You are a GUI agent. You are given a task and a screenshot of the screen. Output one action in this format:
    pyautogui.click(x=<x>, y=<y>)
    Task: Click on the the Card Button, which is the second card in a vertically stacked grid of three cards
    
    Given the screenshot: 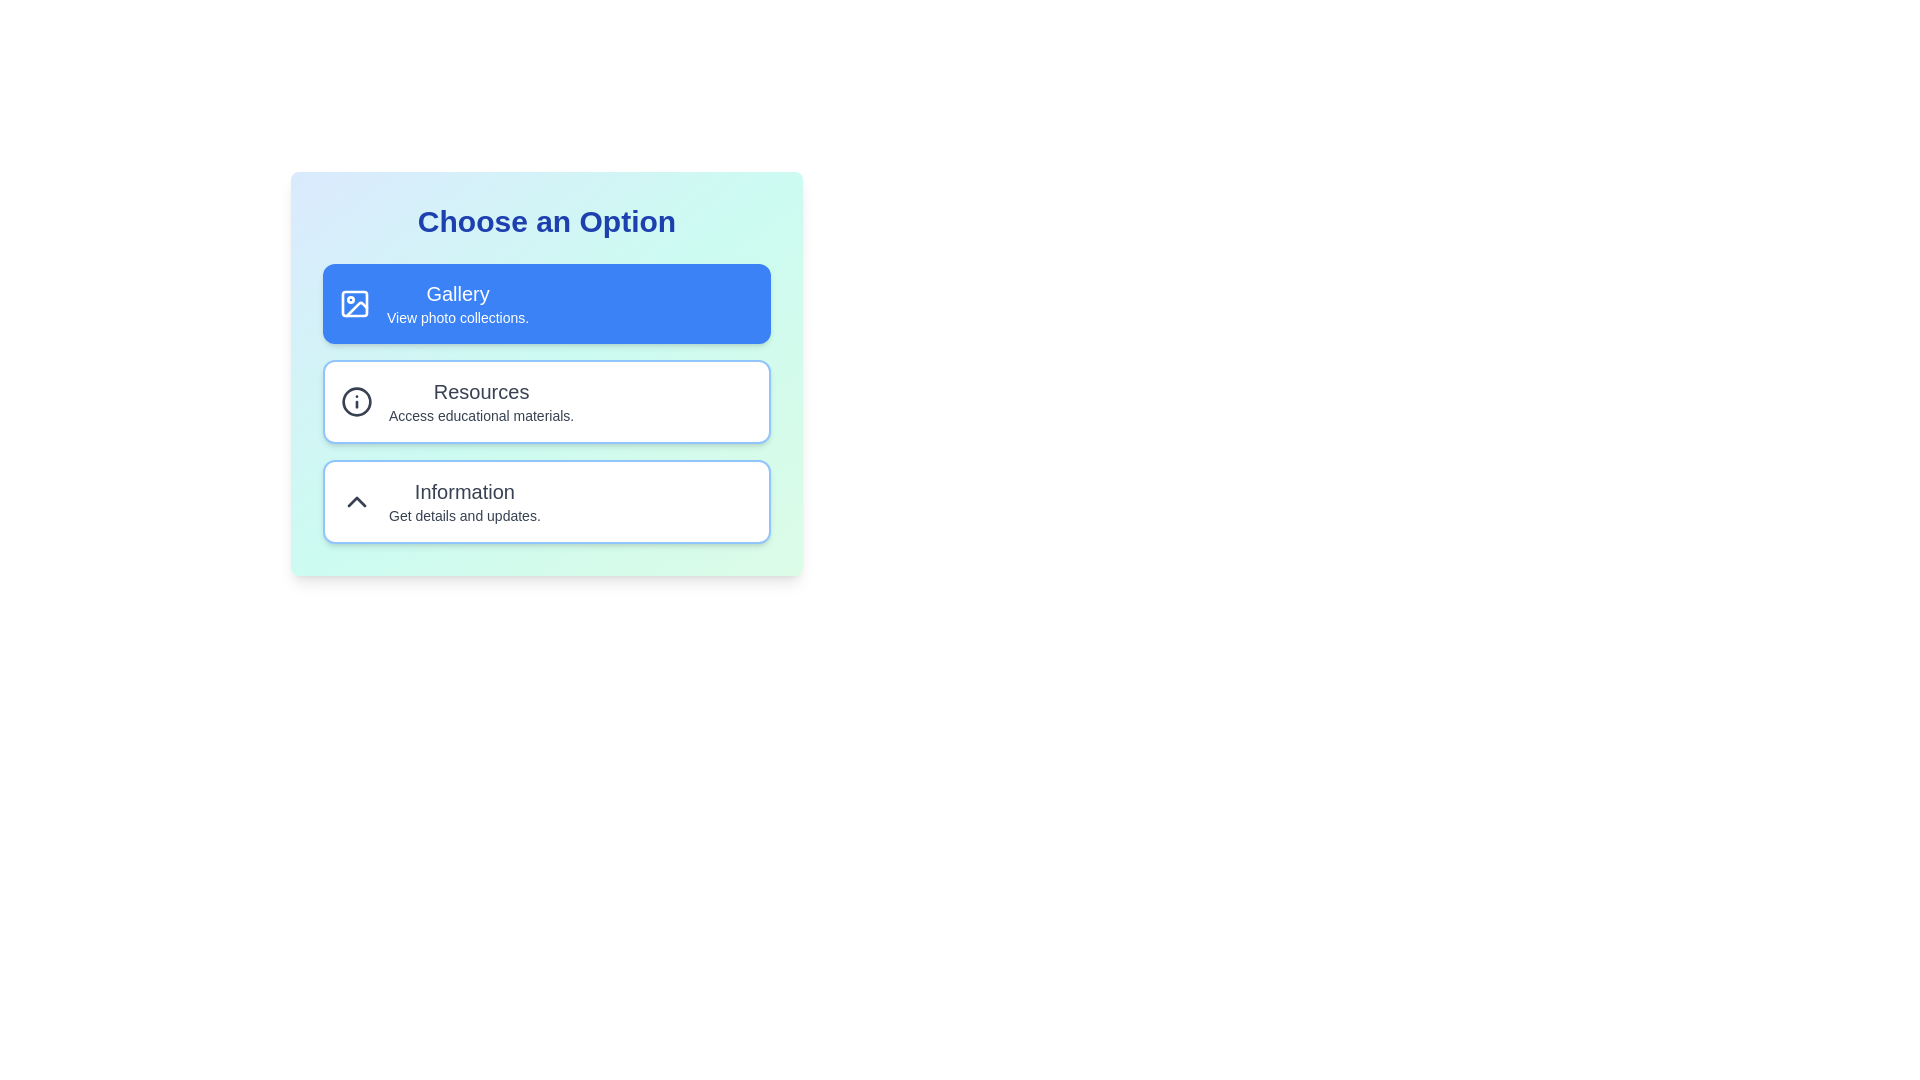 What is the action you would take?
    pyautogui.click(x=547, y=401)
    